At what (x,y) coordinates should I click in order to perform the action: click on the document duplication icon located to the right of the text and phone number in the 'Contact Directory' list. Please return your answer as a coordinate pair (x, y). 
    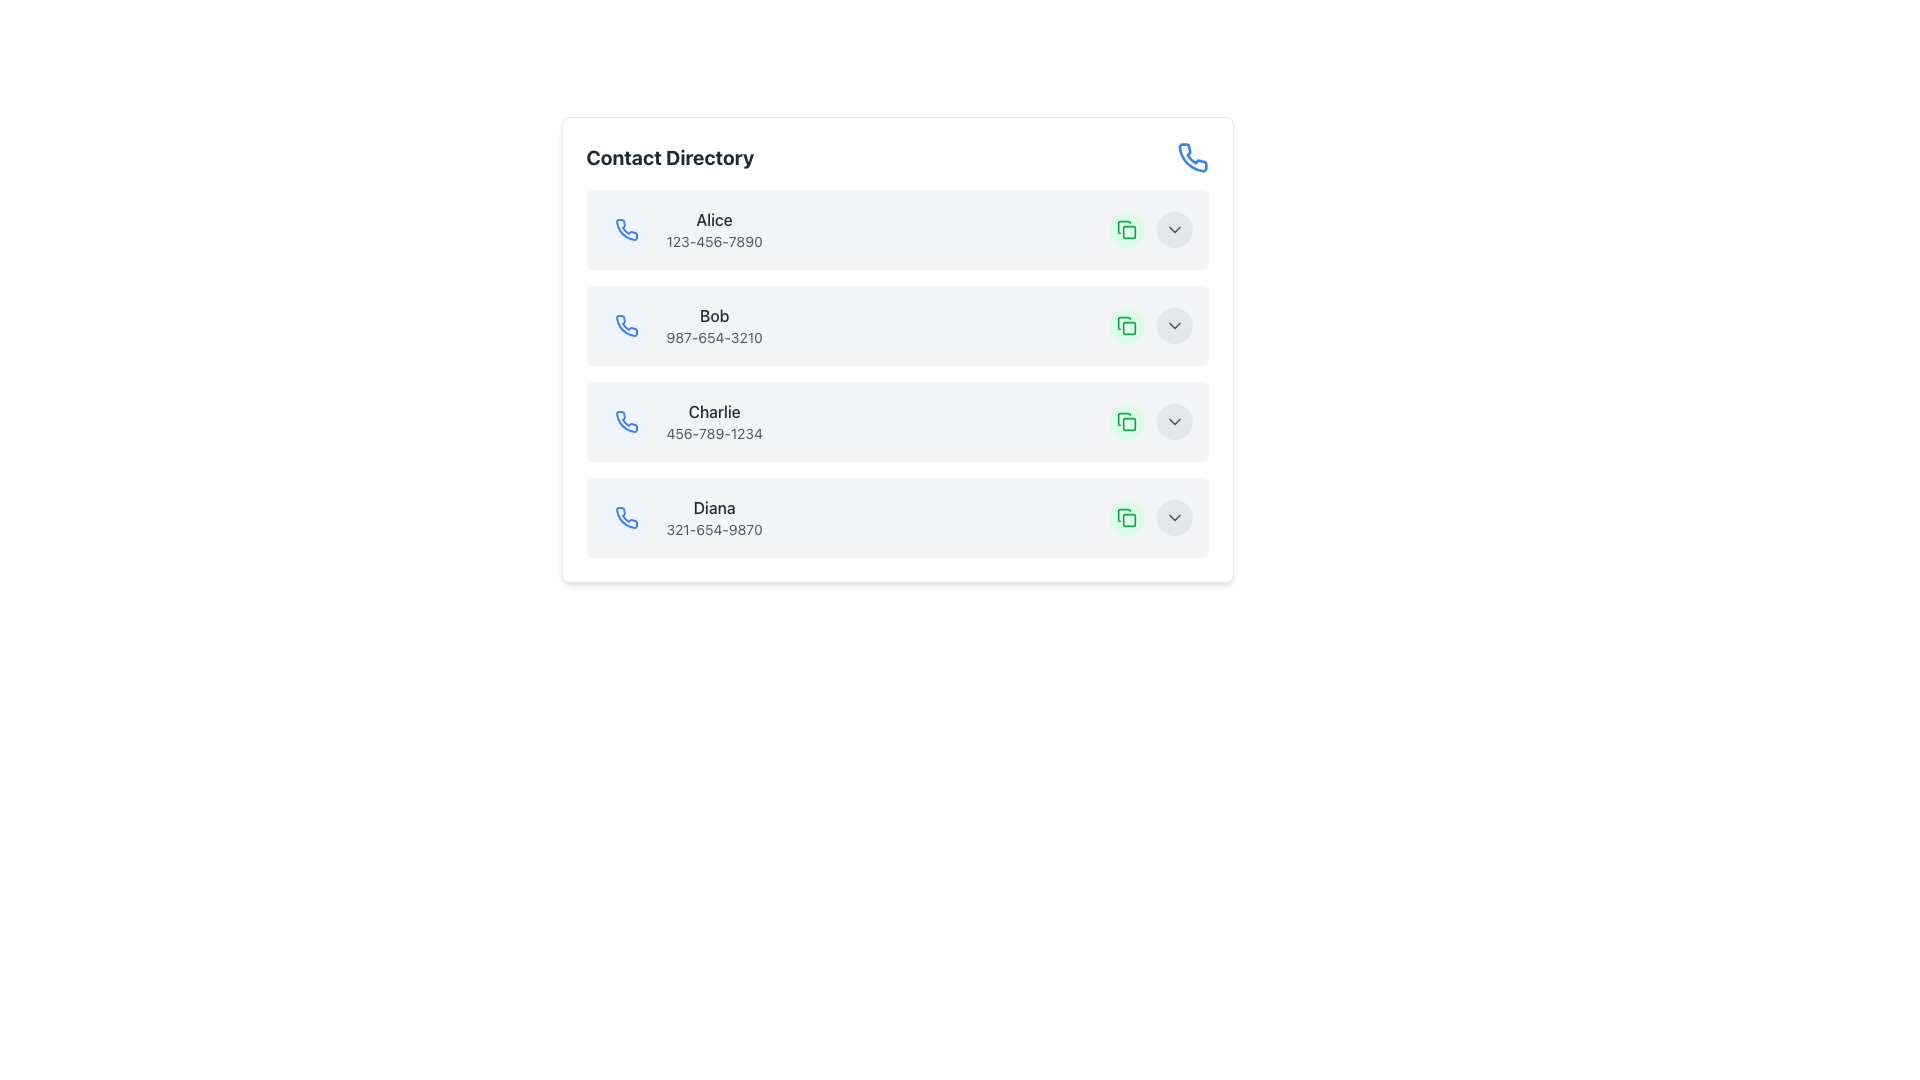
    Looking at the image, I should click on (1123, 514).